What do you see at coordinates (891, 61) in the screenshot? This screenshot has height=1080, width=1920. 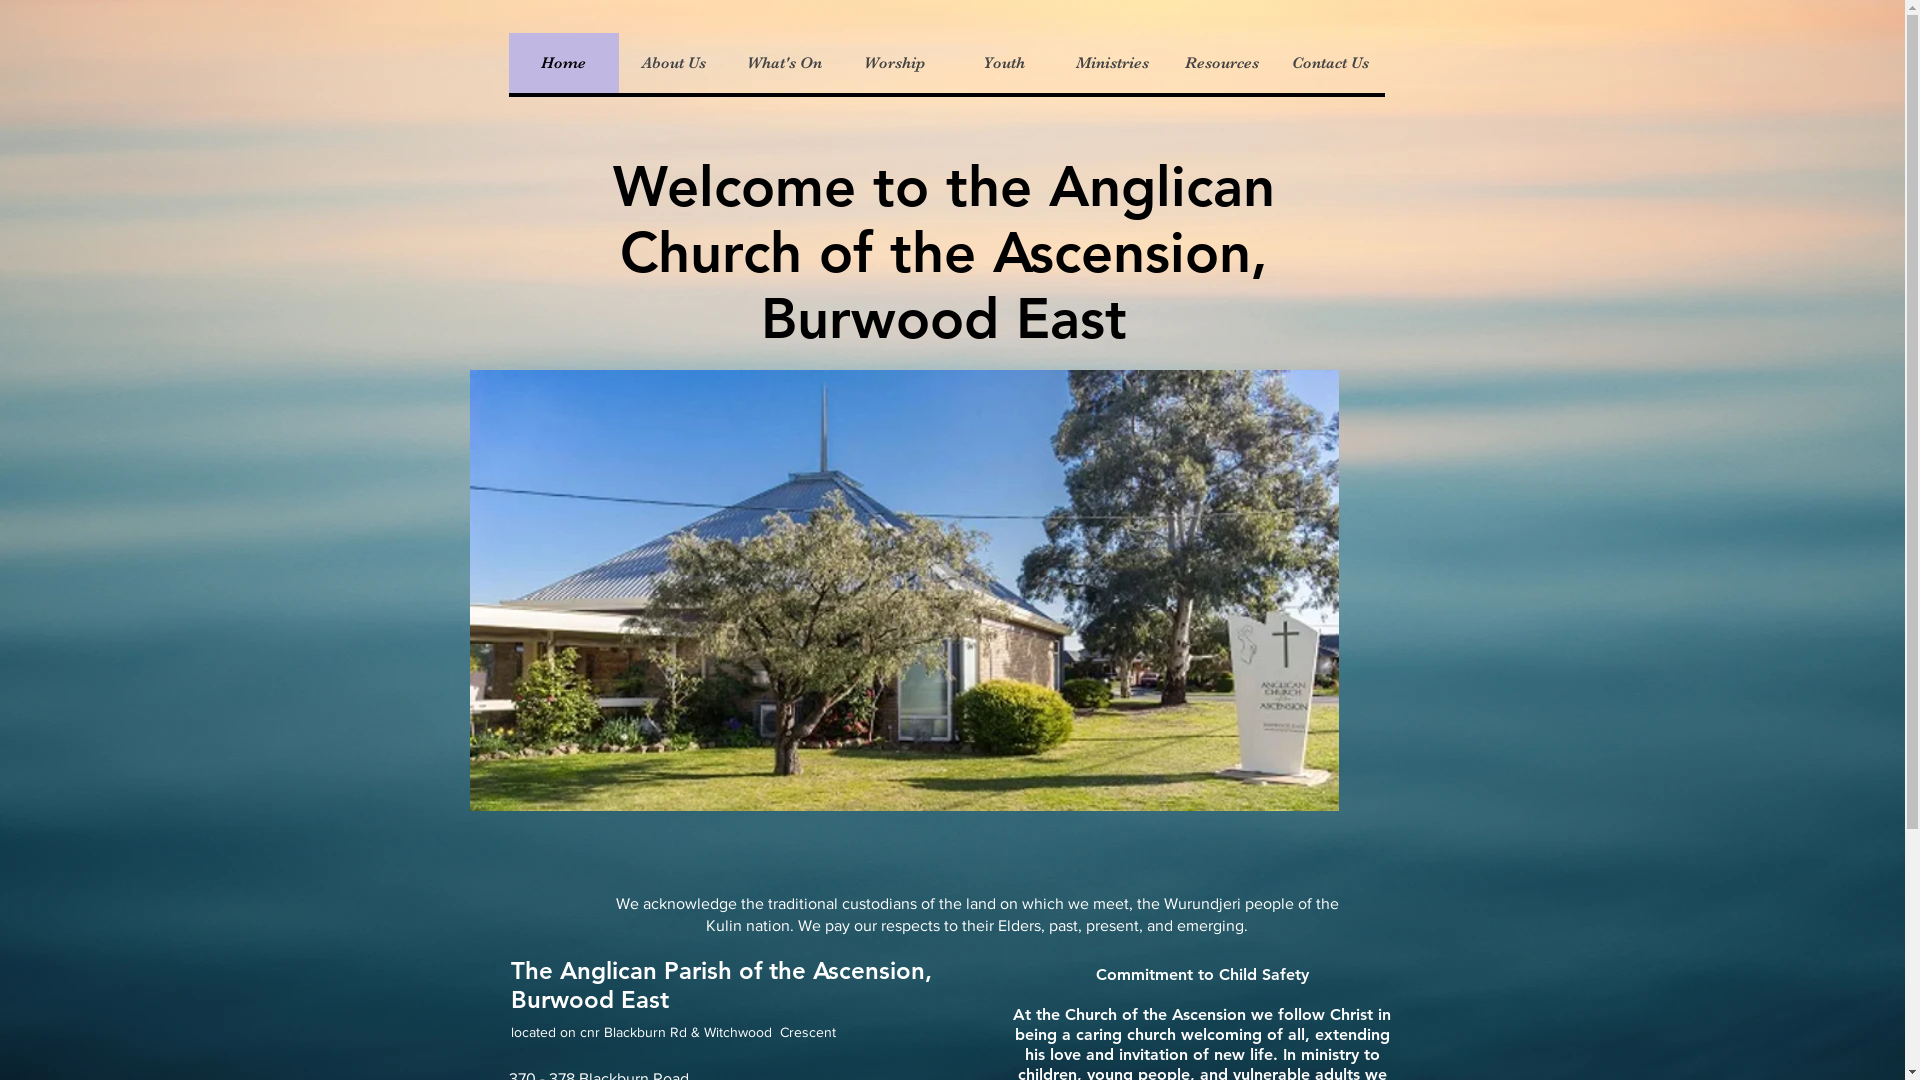 I see `'Worship'` at bounding box center [891, 61].